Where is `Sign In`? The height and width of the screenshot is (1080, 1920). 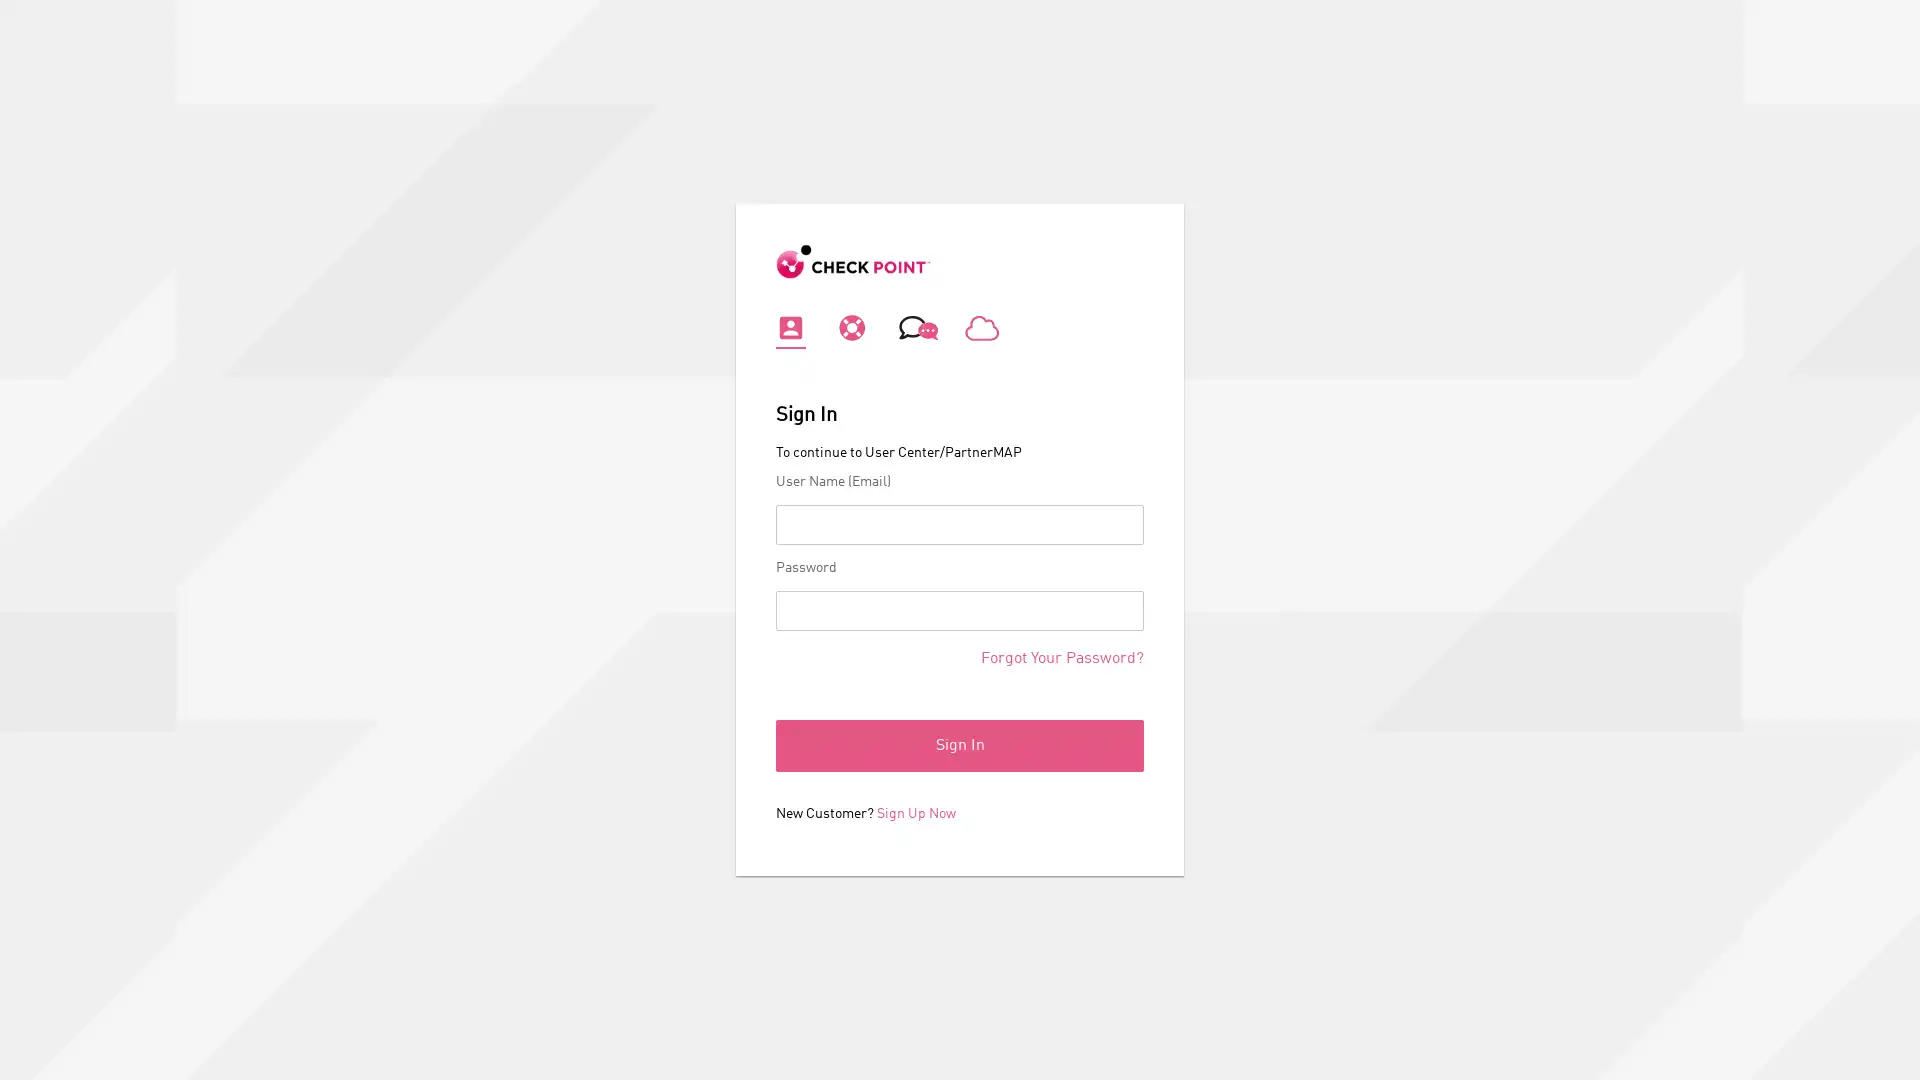 Sign In is located at coordinates (960, 744).